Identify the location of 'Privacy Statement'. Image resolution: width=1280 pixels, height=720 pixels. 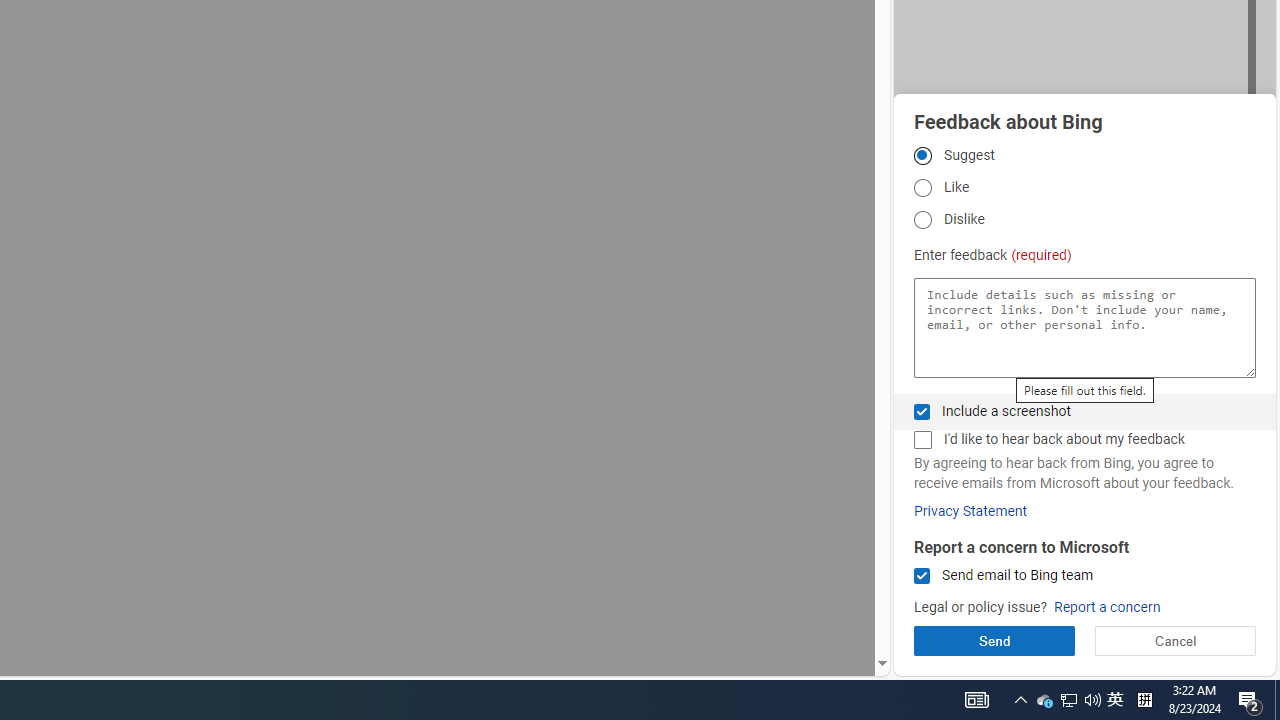
(970, 510).